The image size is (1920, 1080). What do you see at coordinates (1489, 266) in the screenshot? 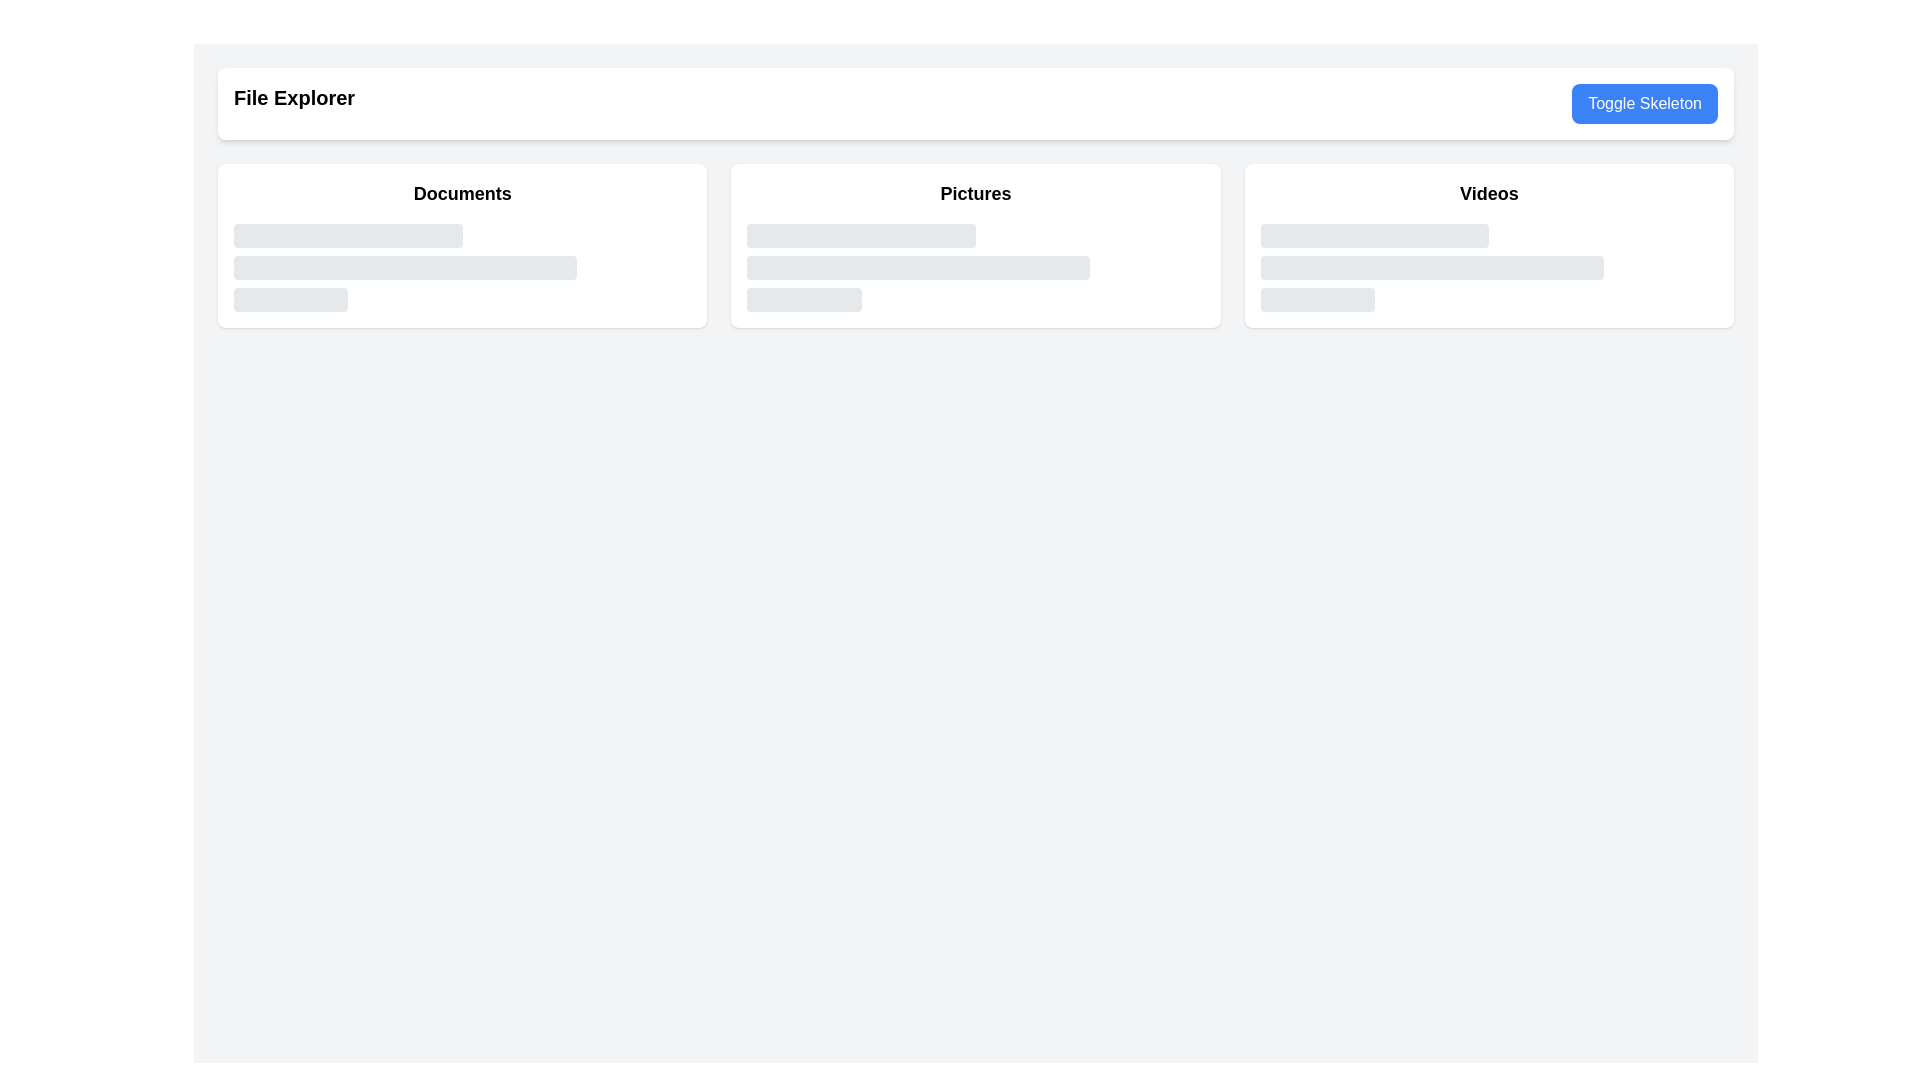
I see `the Skeleton loader bars located in the 'Videos' section, which consists of vertically arranged rectangular shapes with varying widths` at bounding box center [1489, 266].